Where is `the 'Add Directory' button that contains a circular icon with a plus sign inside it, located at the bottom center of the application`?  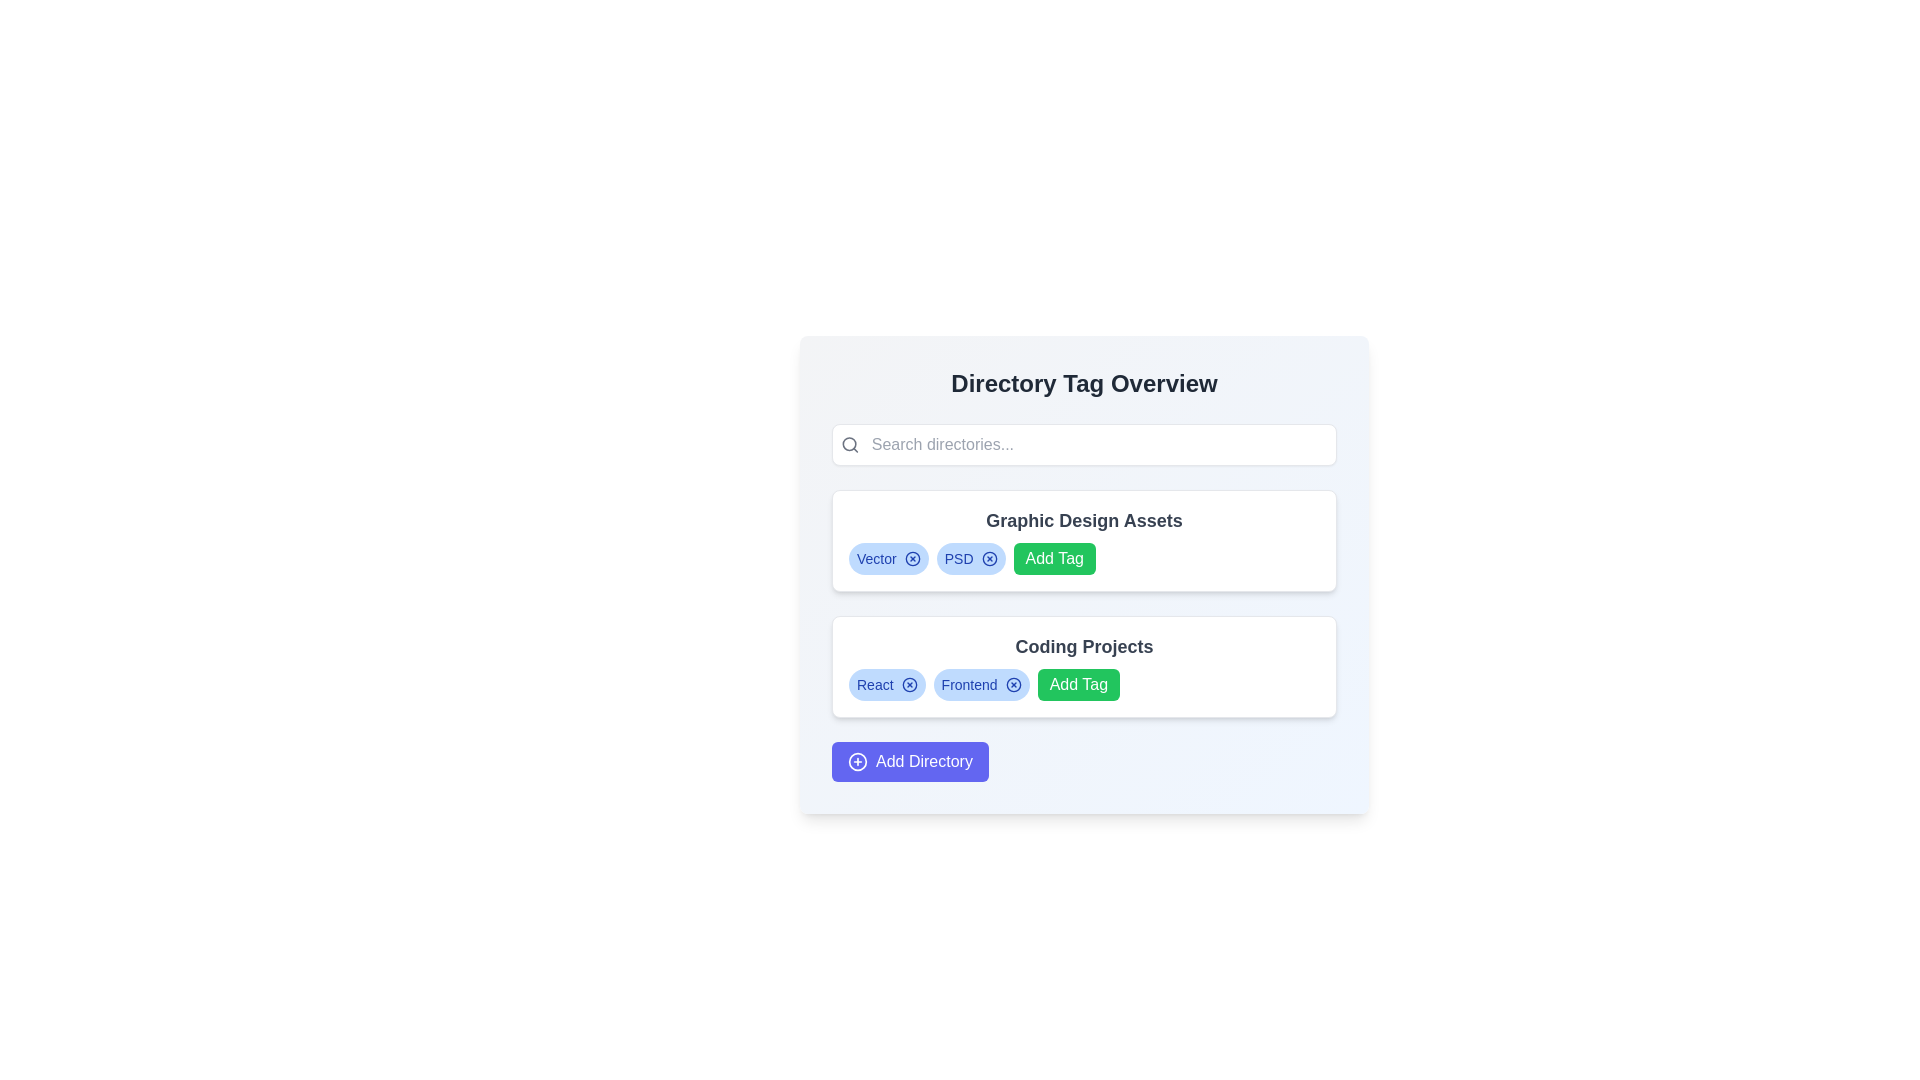
the 'Add Directory' button that contains a circular icon with a plus sign inside it, located at the bottom center of the application is located at coordinates (858, 762).